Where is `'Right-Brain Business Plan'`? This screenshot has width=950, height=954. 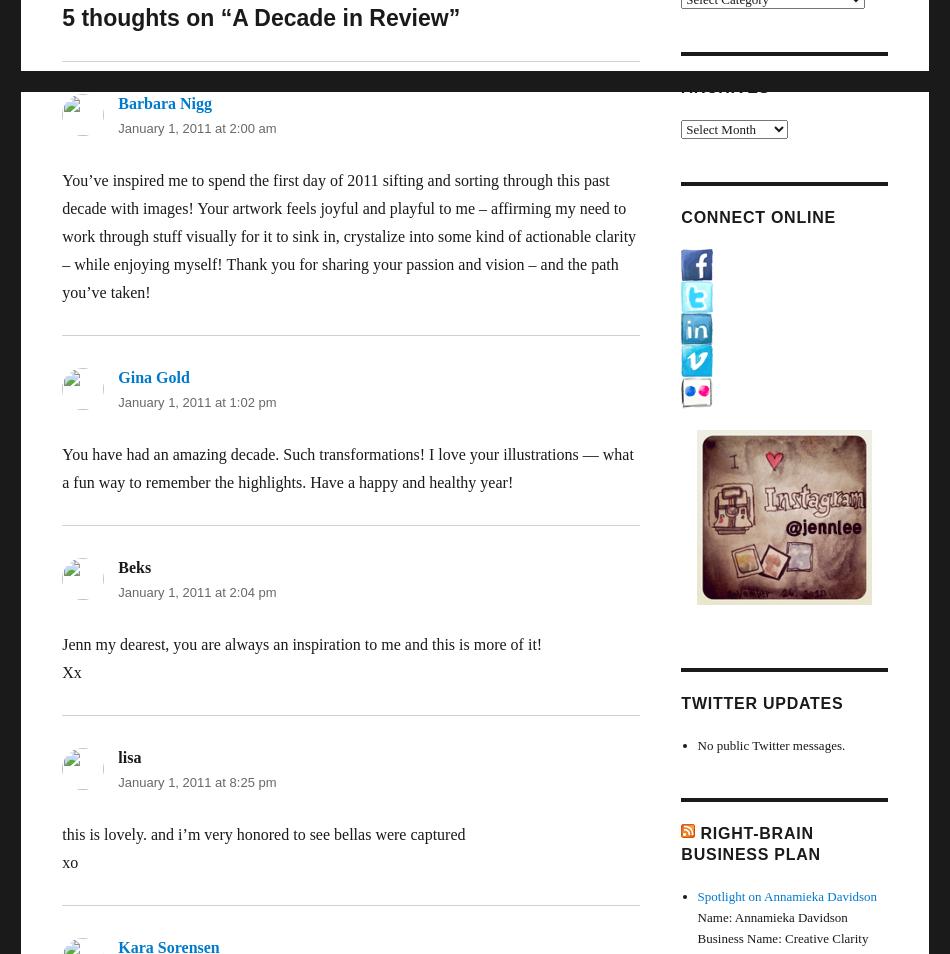 'Right-Brain Business Plan' is located at coordinates (749, 842).